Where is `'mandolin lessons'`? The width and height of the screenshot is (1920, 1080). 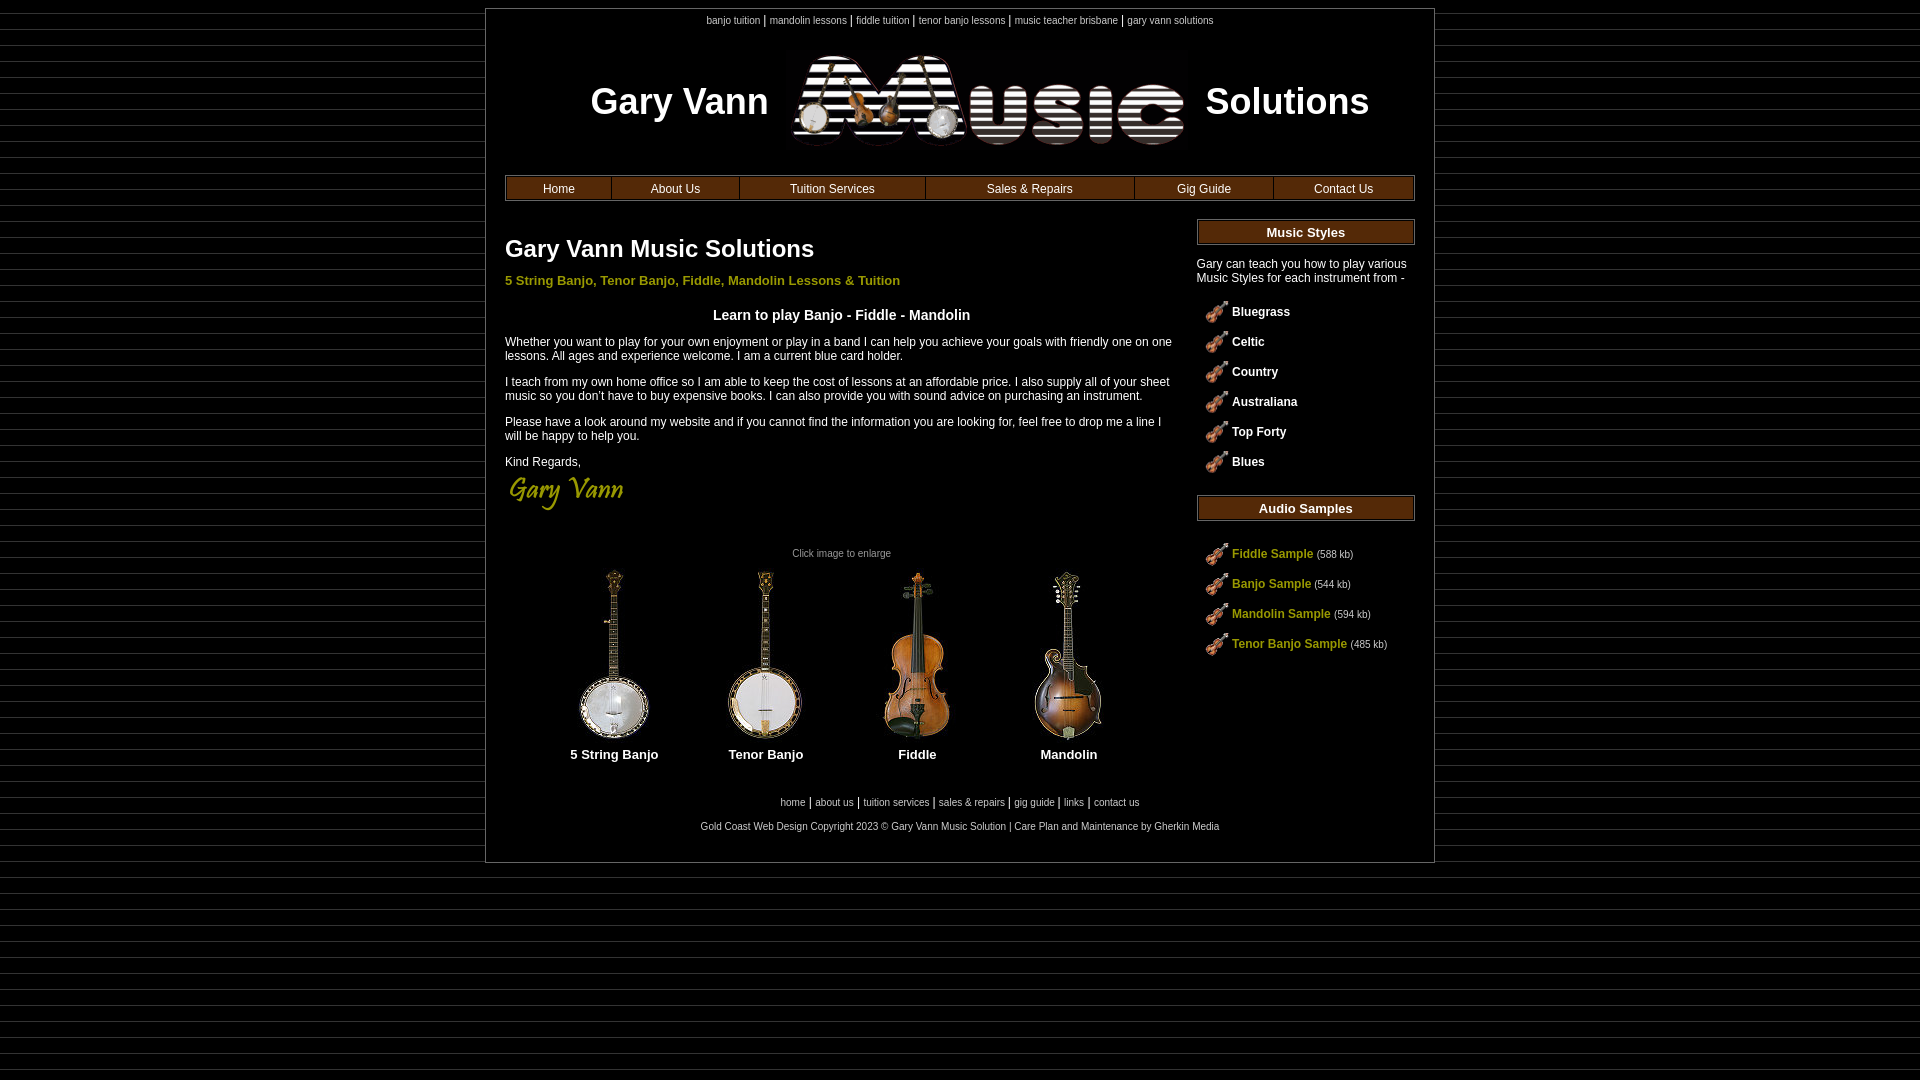
'mandolin lessons' is located at coordinates (810, 20).